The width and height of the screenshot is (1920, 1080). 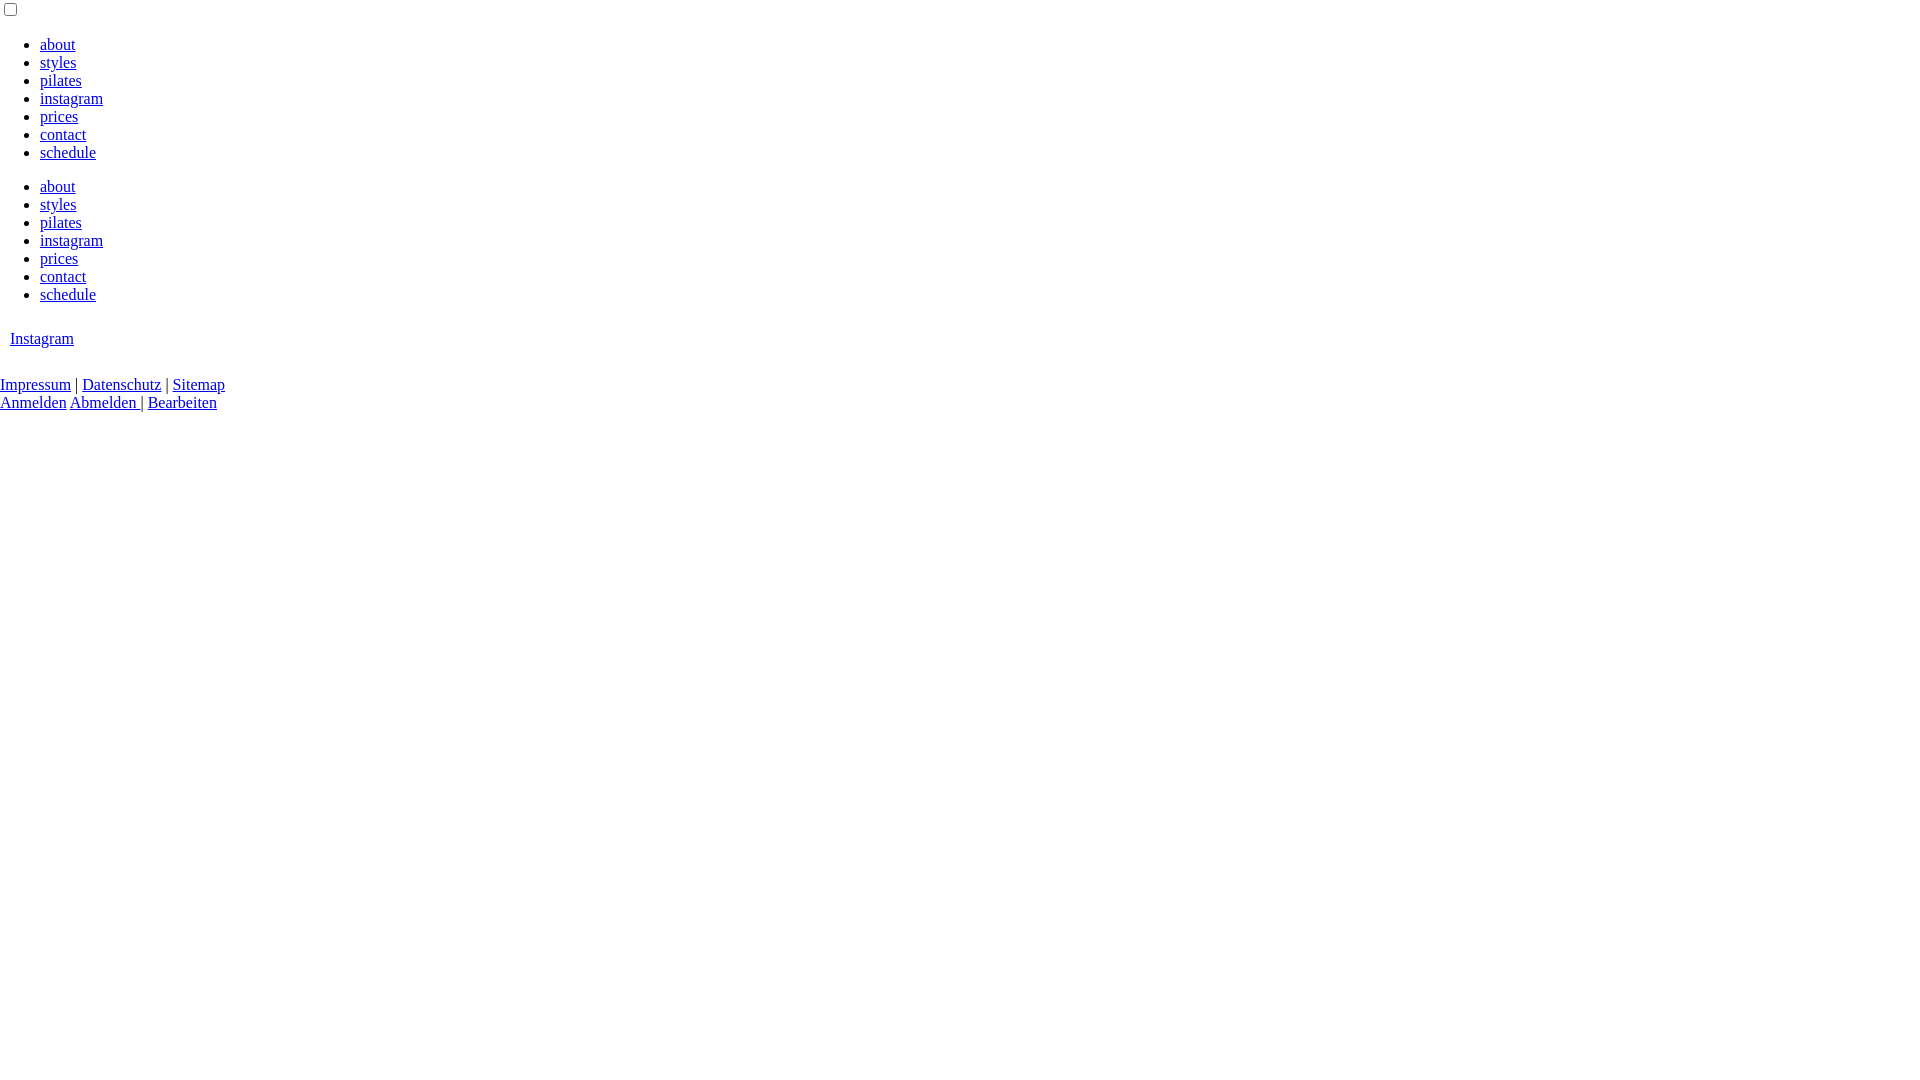 I want to click on 'Sitemap', so click(x=198, y=384).